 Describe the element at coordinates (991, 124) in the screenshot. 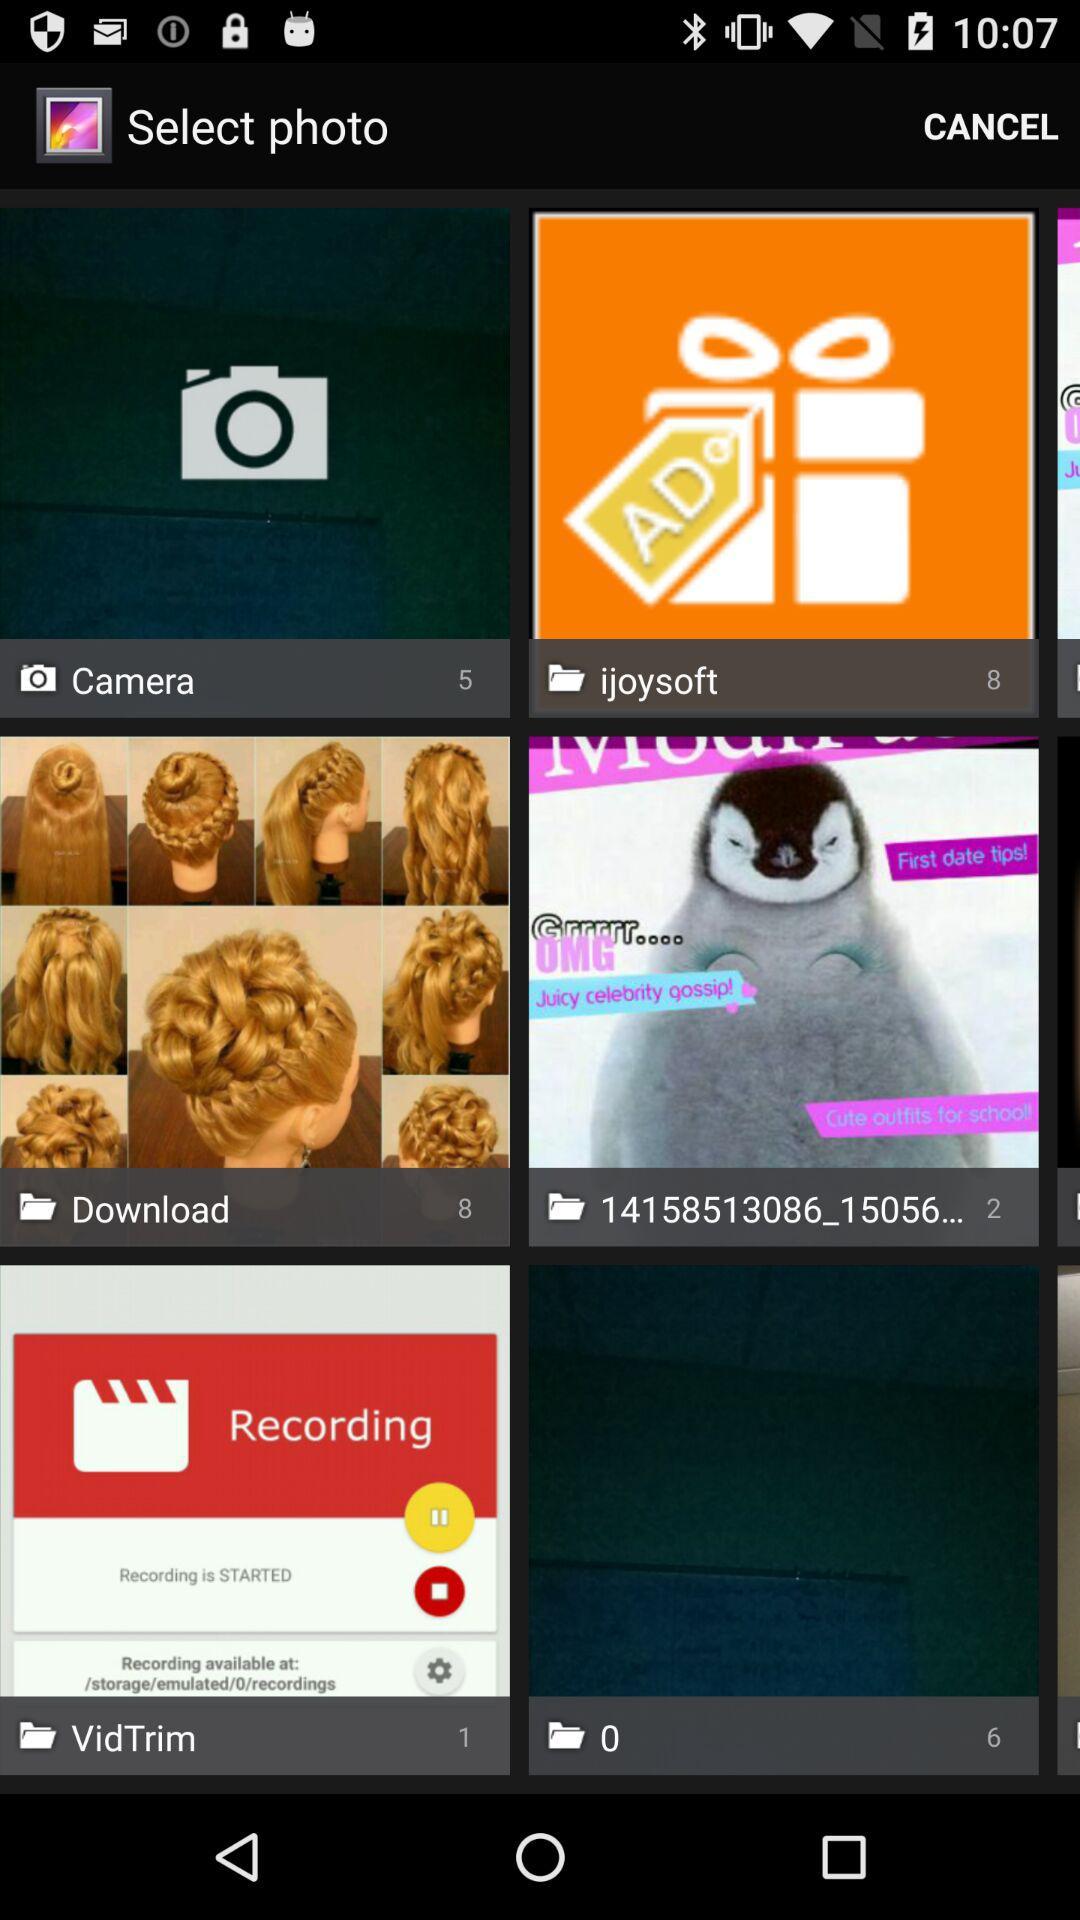

I see `icon next to select photo app` at that location.